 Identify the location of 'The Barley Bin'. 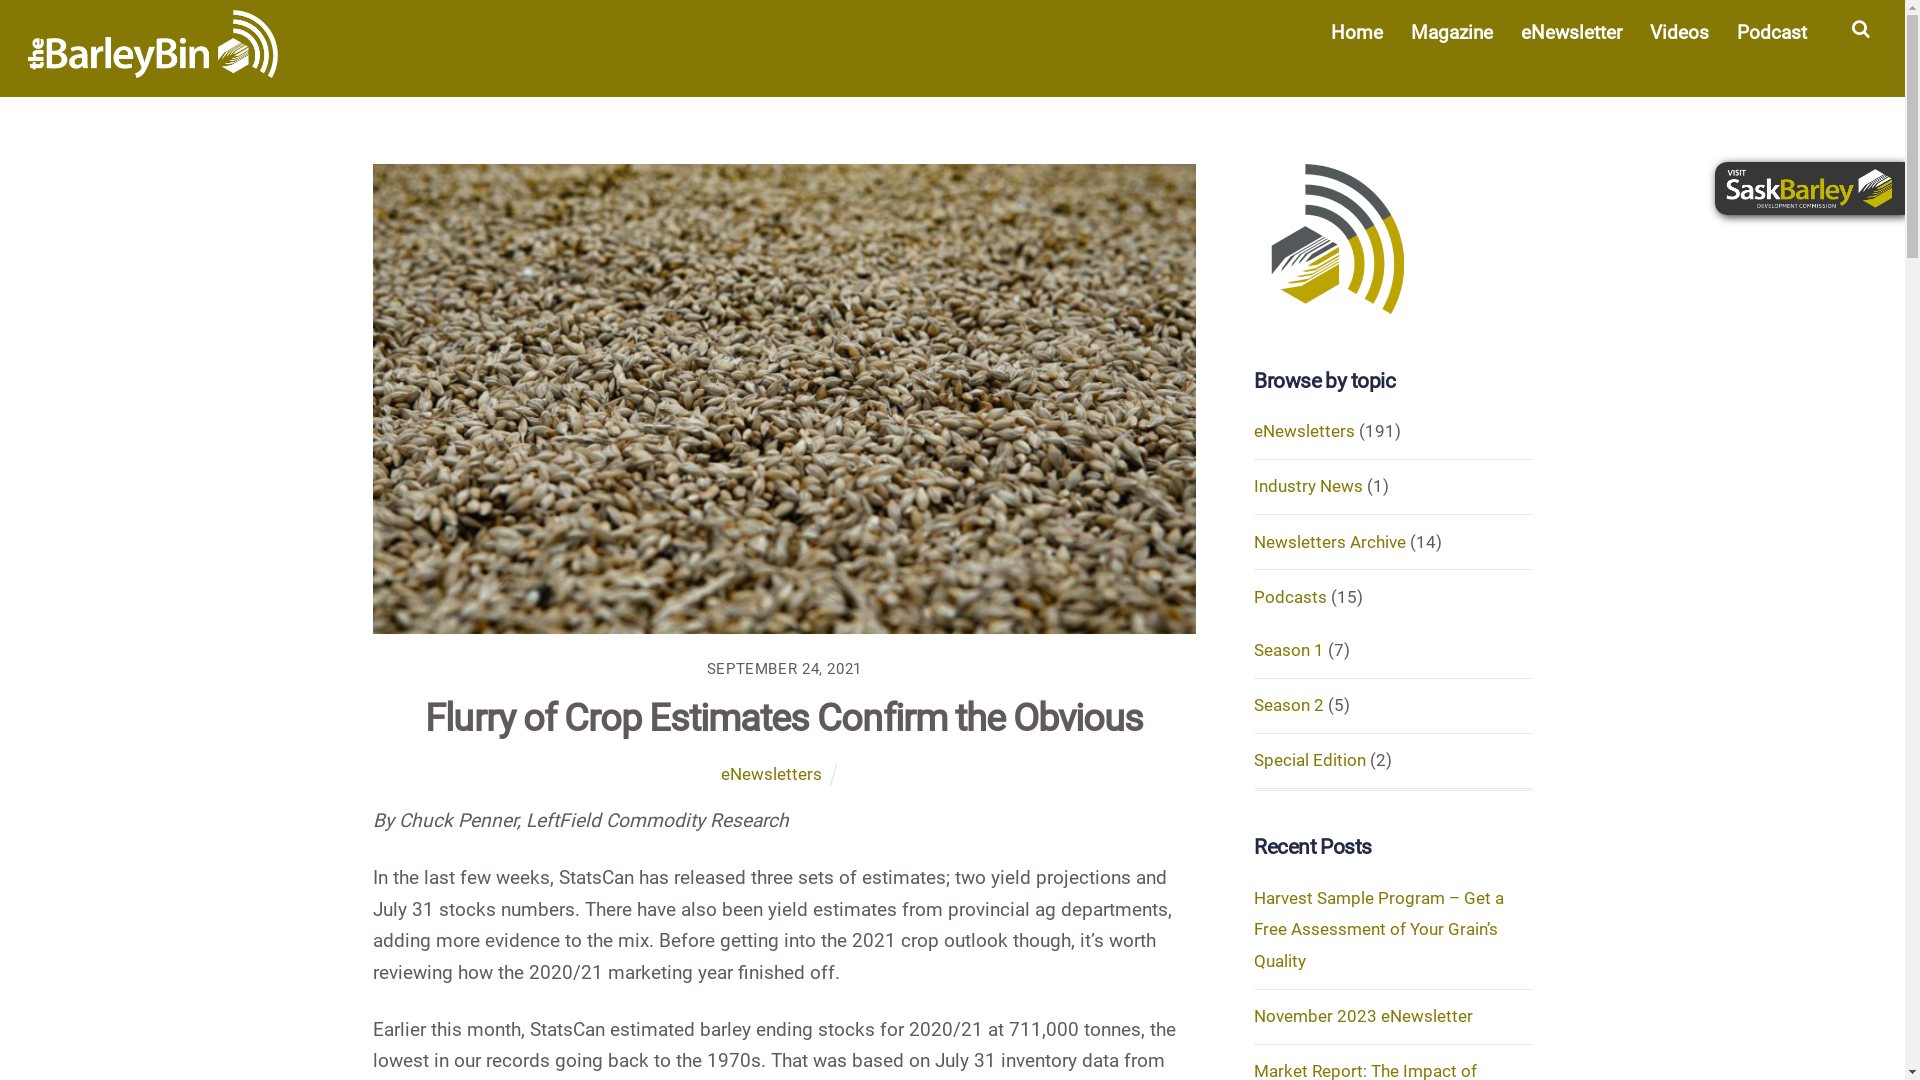
(28, 64).